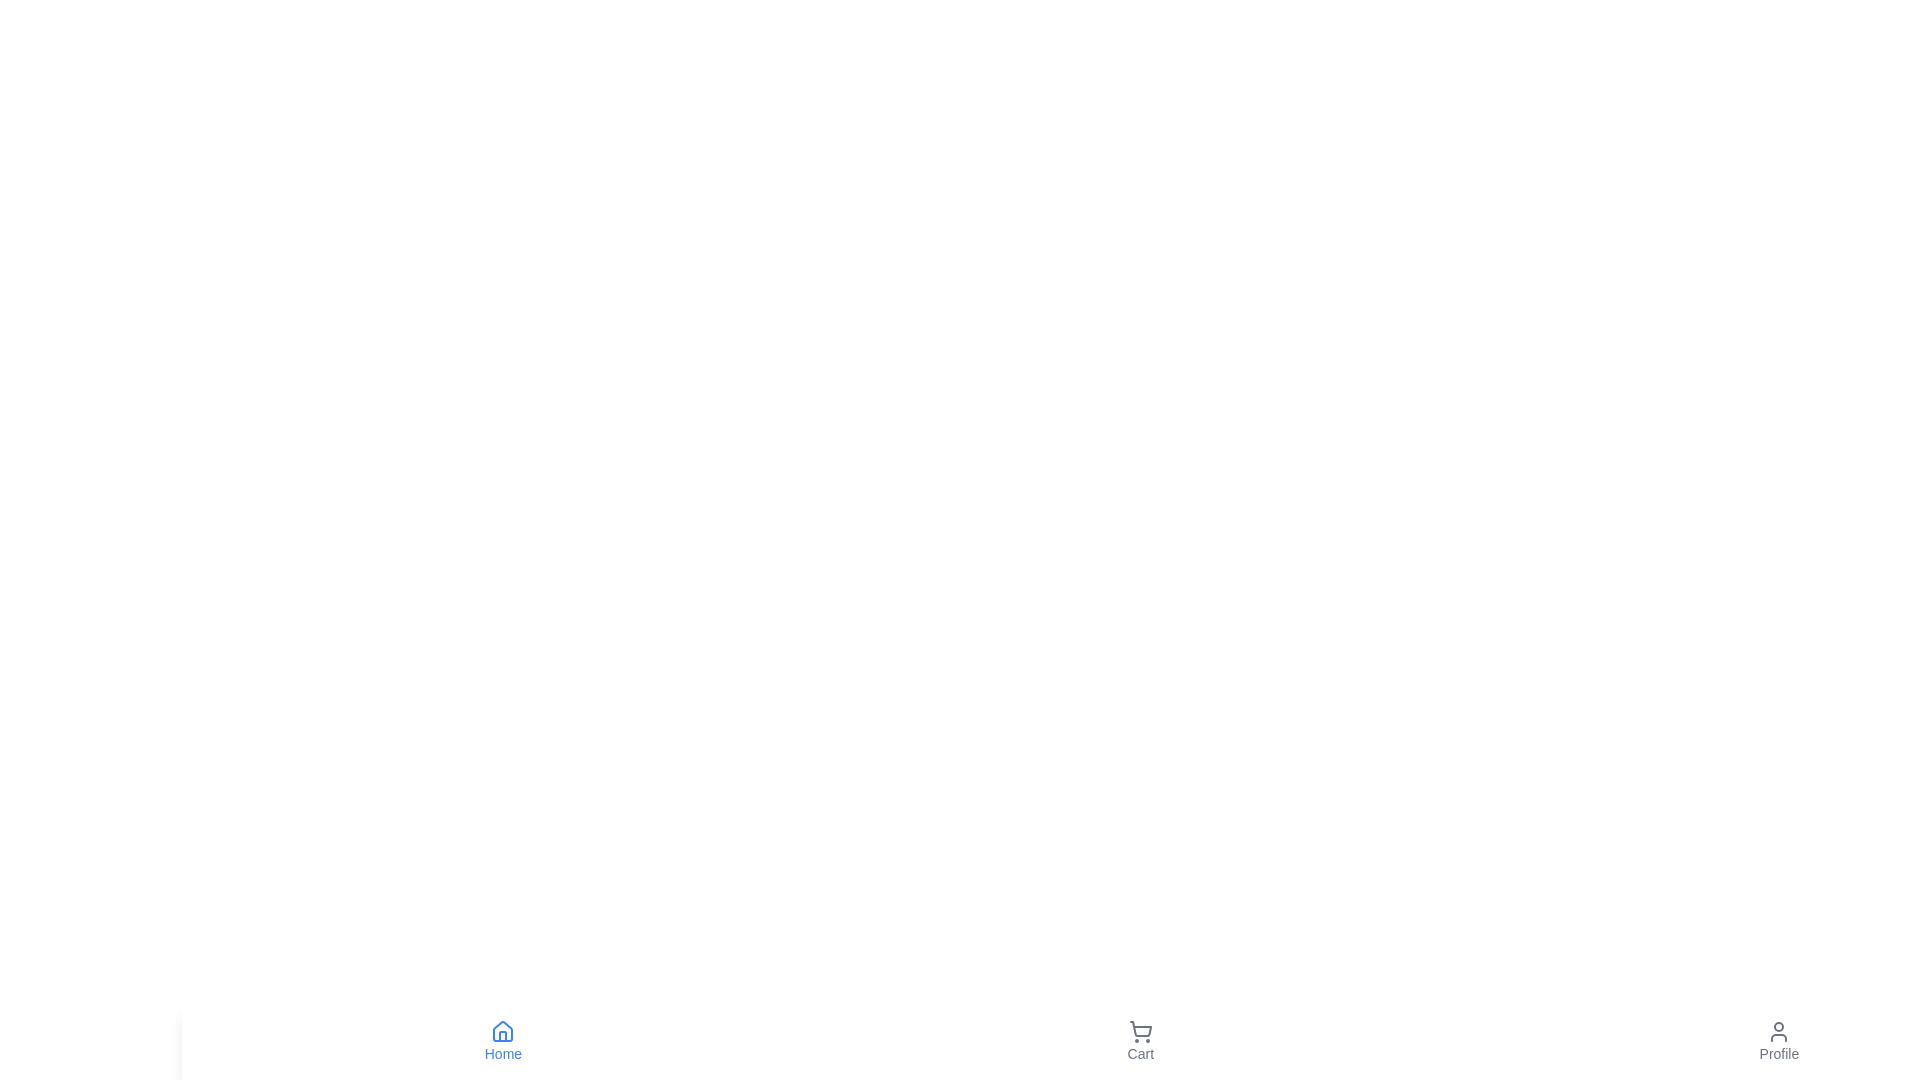 This screenshot has height=1080, width=1920. Describe the element at coordinates (503, 1040) in the screenshot. I see `the navigation item Home` at that location.